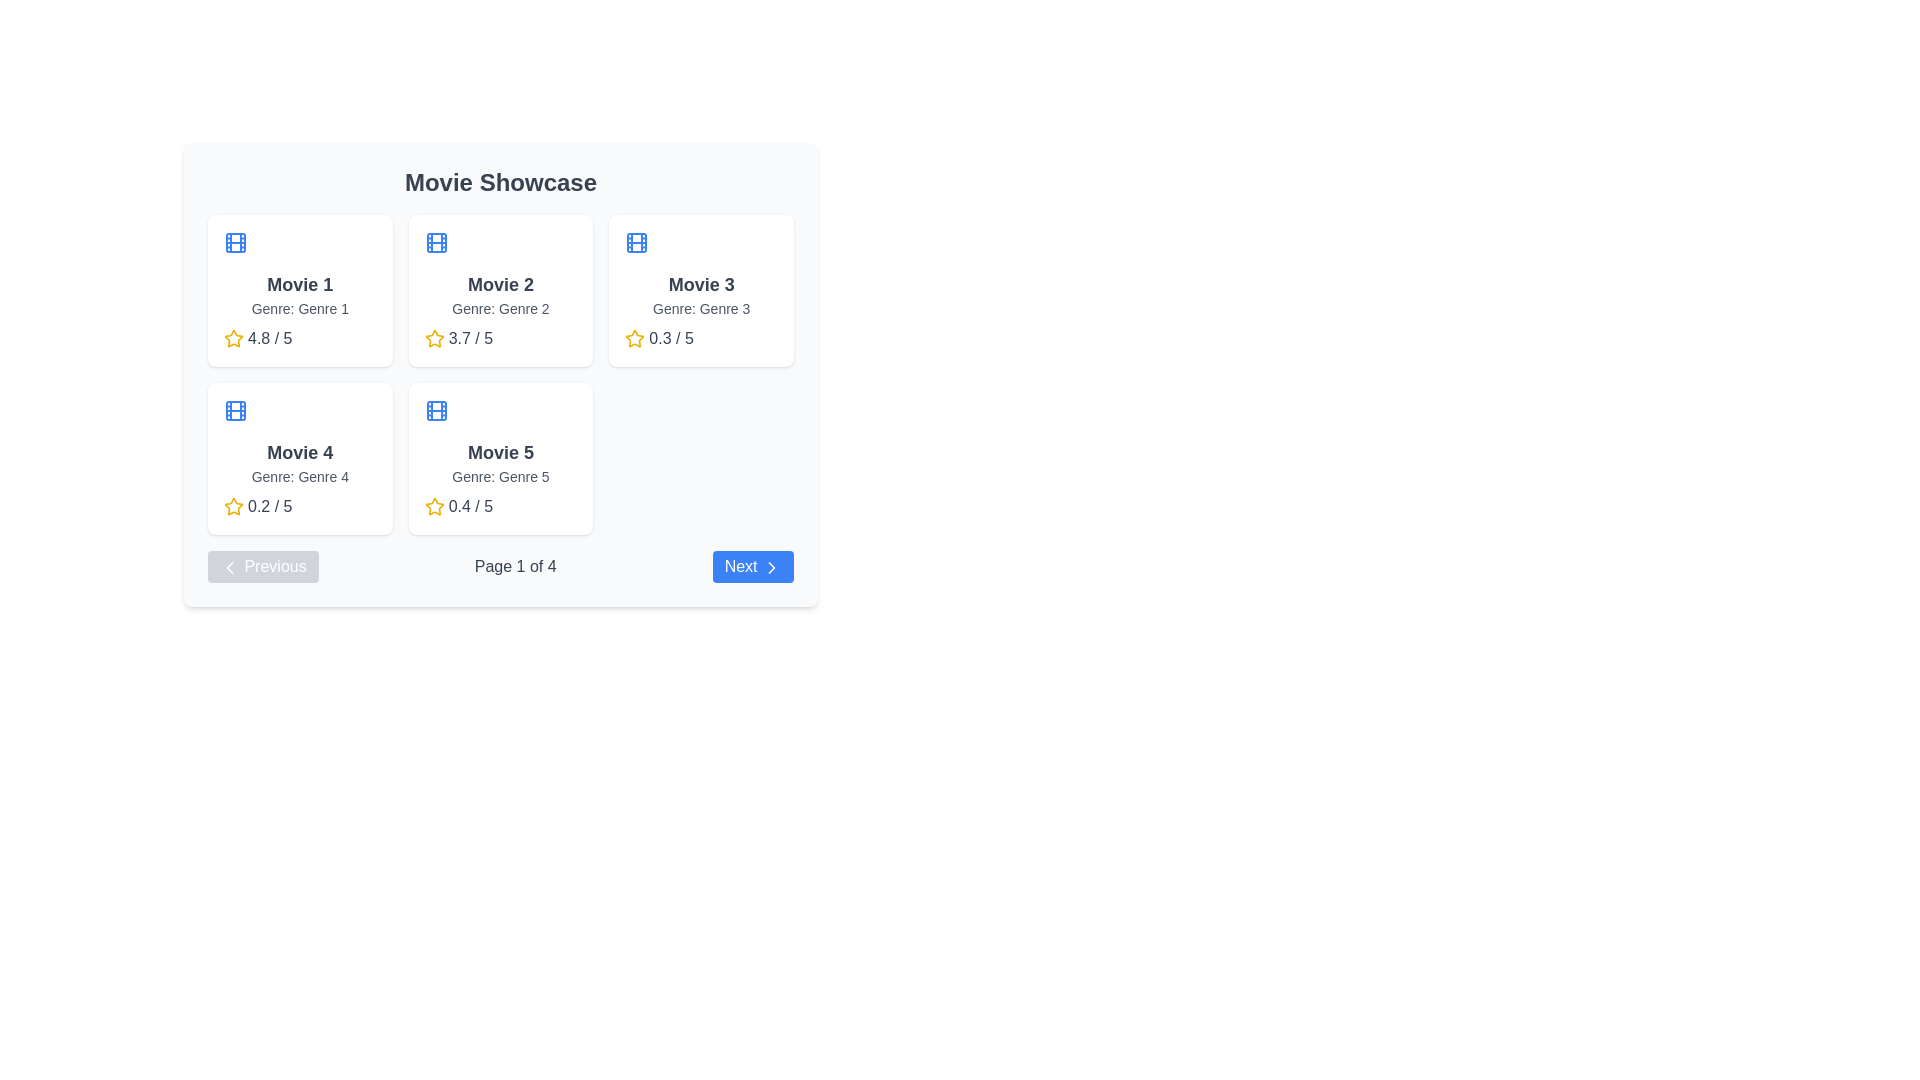 Image resolution: width=1920 pixels, height=1080 pixels. Describe the element at coordinates (433, 505) in the screenshot. I see `the yellow star-shaped icon indicating a rating of '0.4 / 5' for 'Movie 5' located in the lower-right card of a five-card grid layout` at that location.